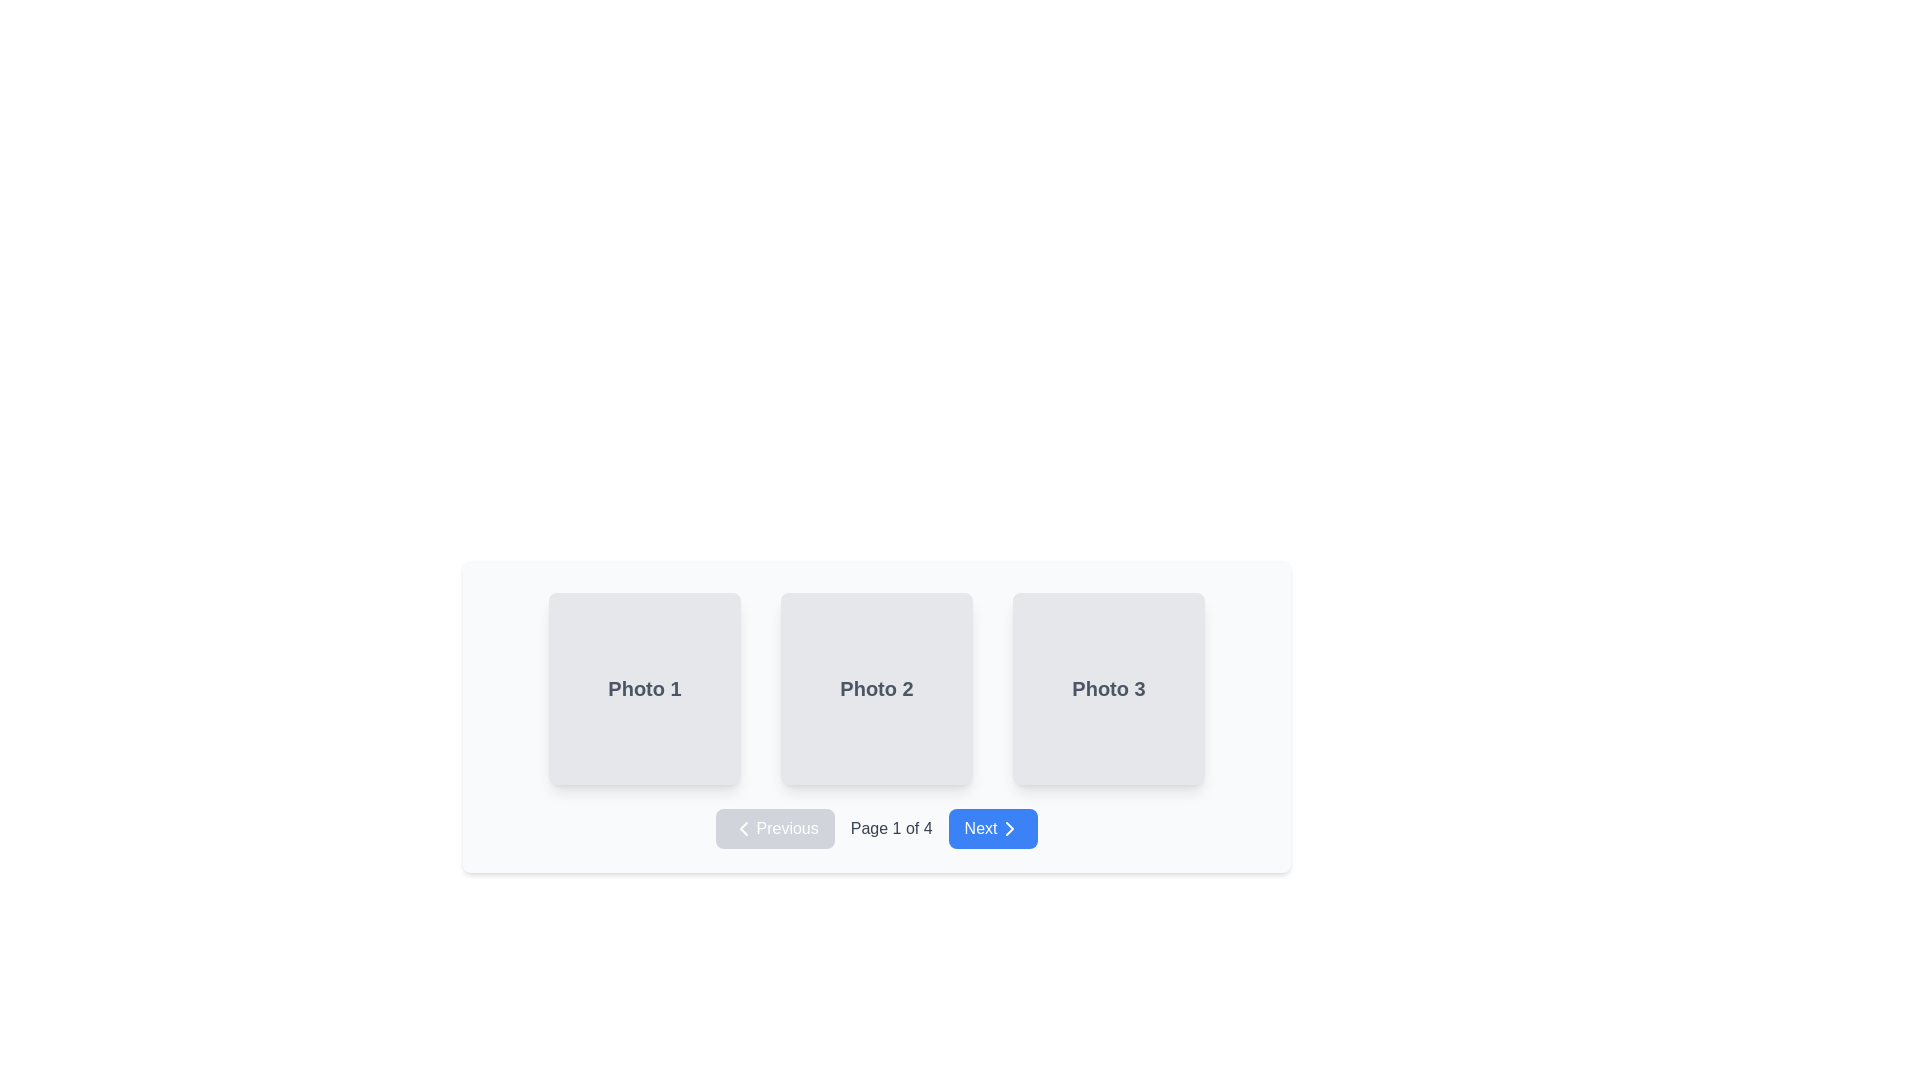  What do you see at coordinates (644, 688) in the screenshot?
I see `the text label indicating 'Photo 1', which is located at the center of the first card in a series of three horizontally aligned cards` at bounding box center [644, 688].